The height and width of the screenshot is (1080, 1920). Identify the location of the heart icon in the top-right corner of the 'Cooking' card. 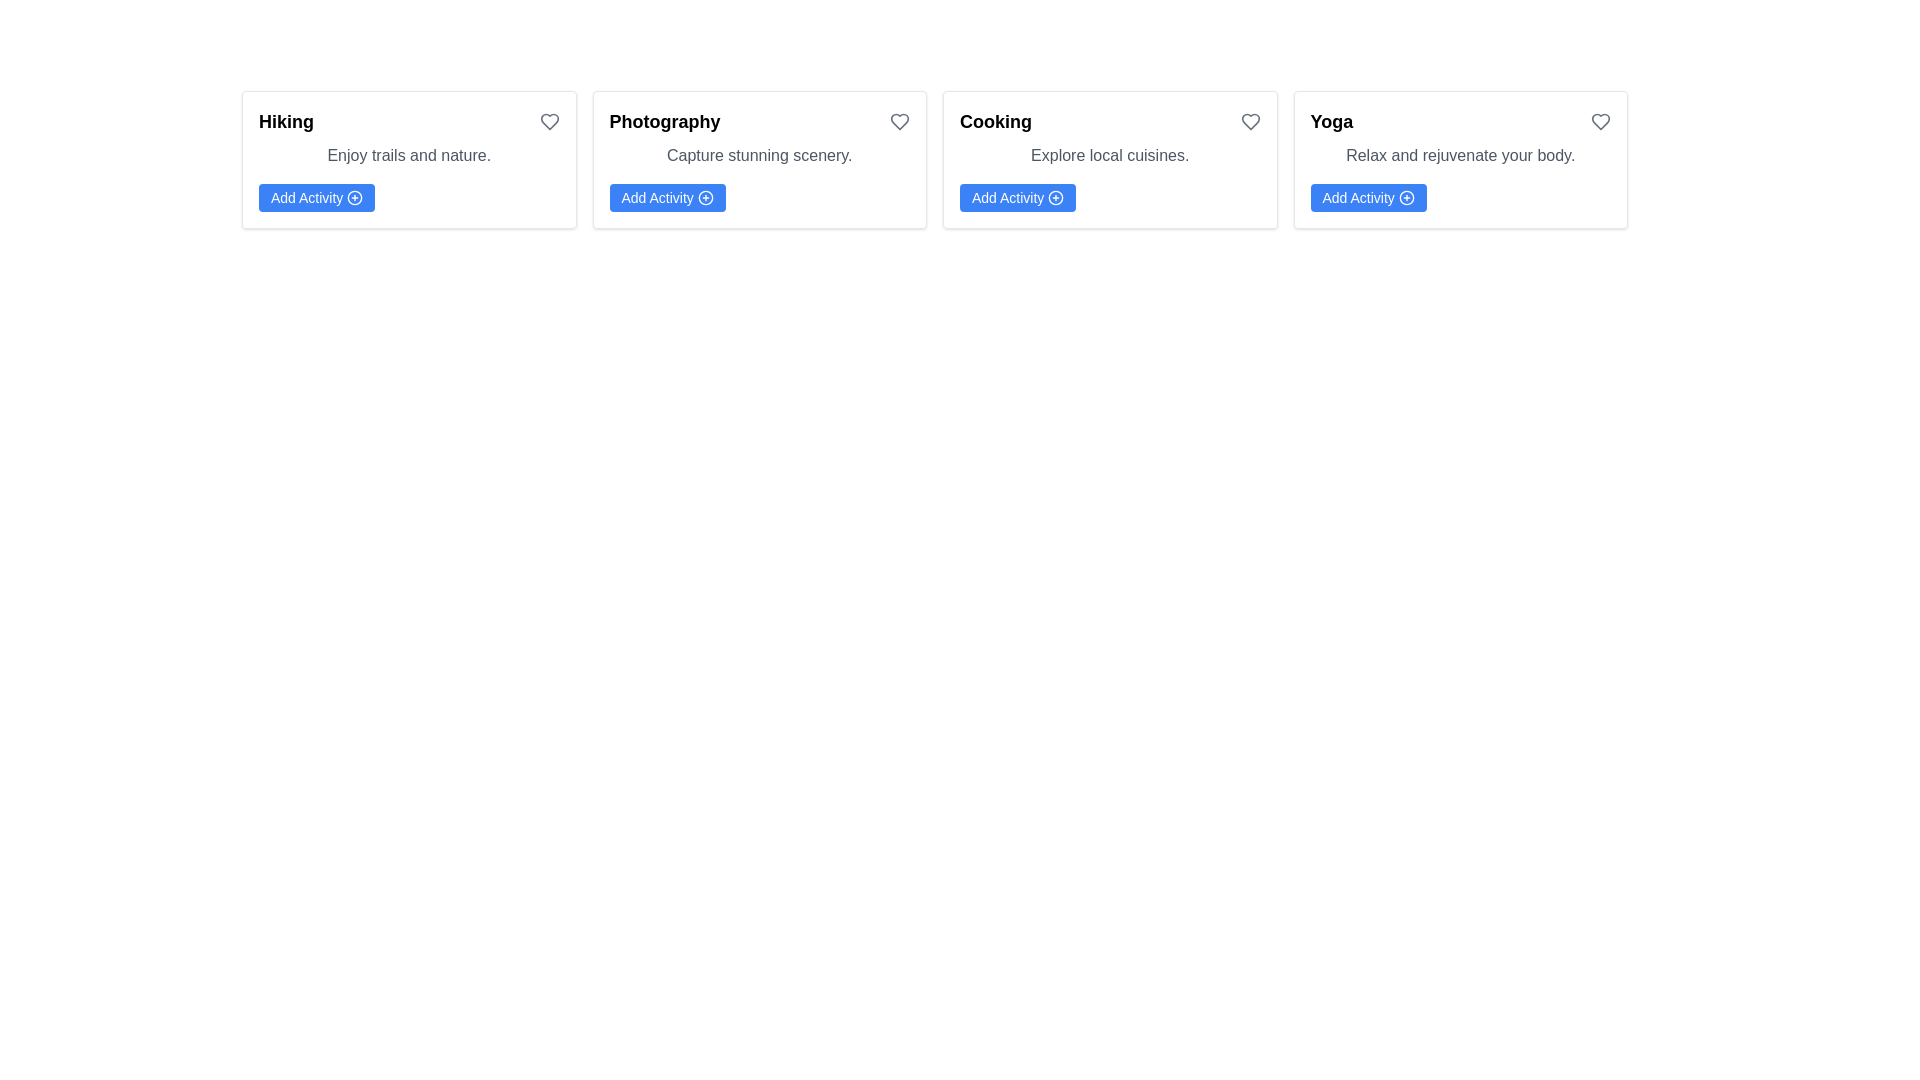
(1248, 122).